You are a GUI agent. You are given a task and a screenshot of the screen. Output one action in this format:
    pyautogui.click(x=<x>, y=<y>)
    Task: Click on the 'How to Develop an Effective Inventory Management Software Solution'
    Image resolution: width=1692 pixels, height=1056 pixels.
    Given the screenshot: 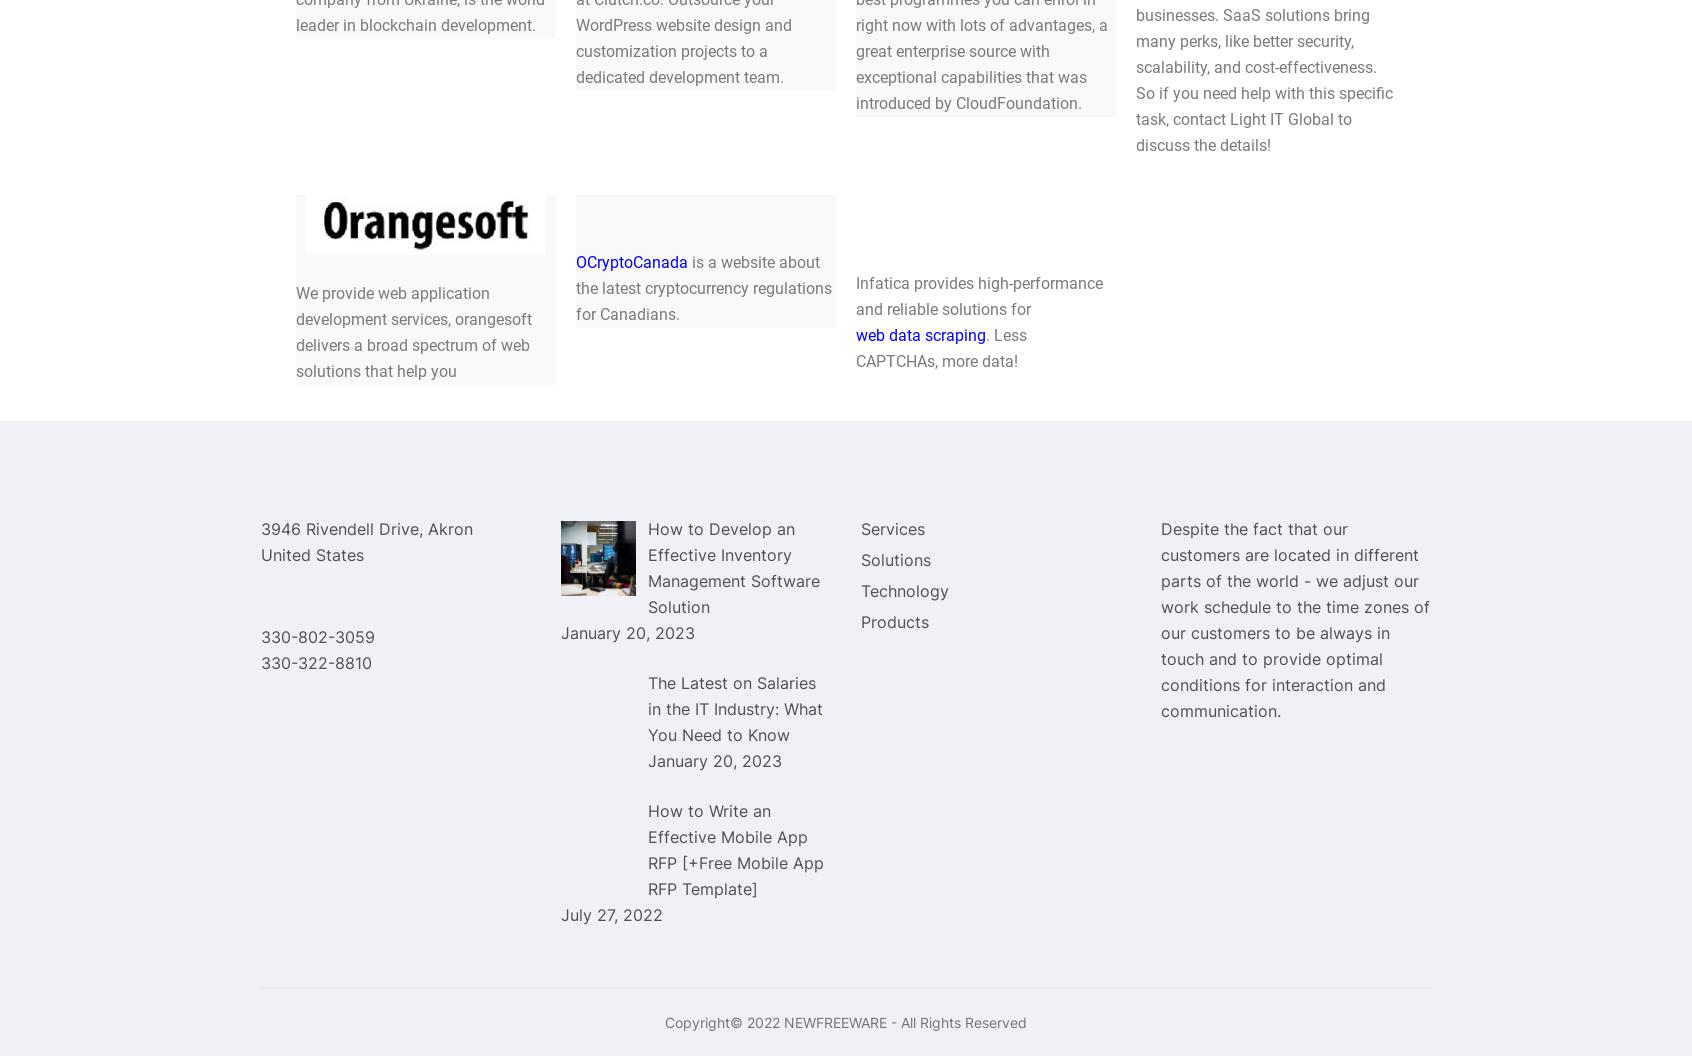 What is the action you would take?
    pyautogui.click(x=732, y=566)
    